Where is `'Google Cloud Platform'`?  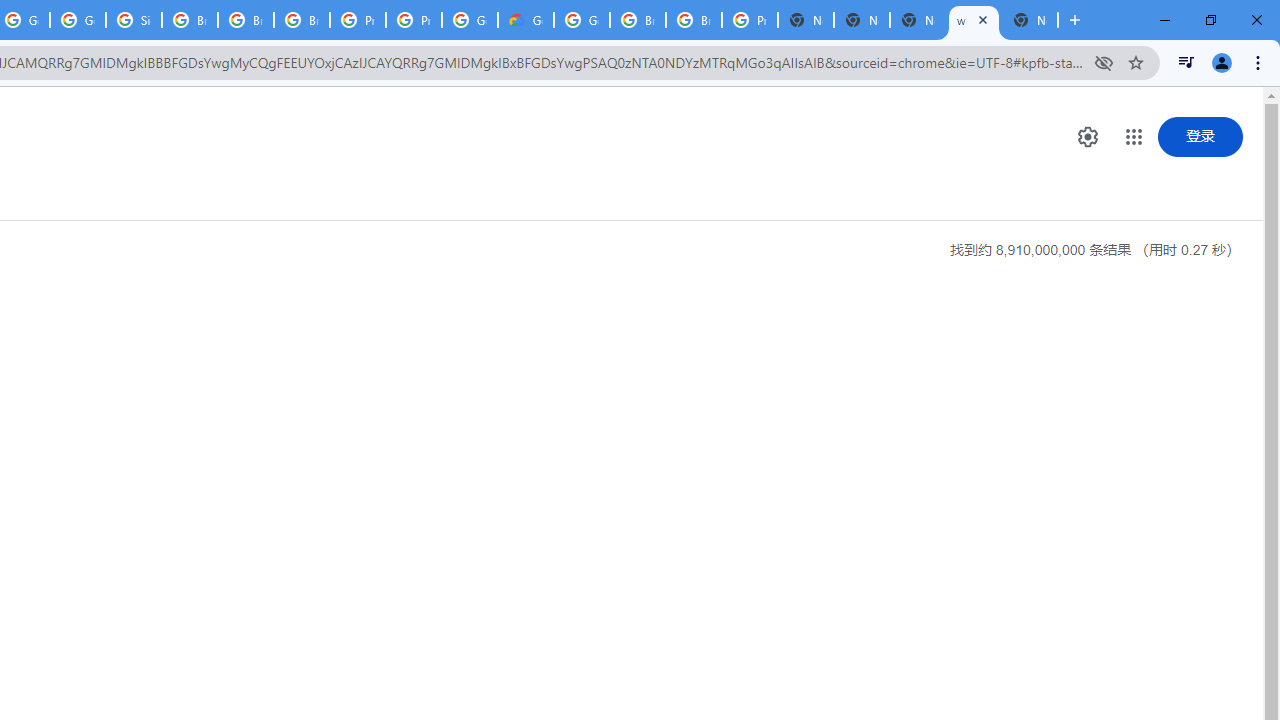 'Google Cloud Platform' is located at coordinates (581, 20).